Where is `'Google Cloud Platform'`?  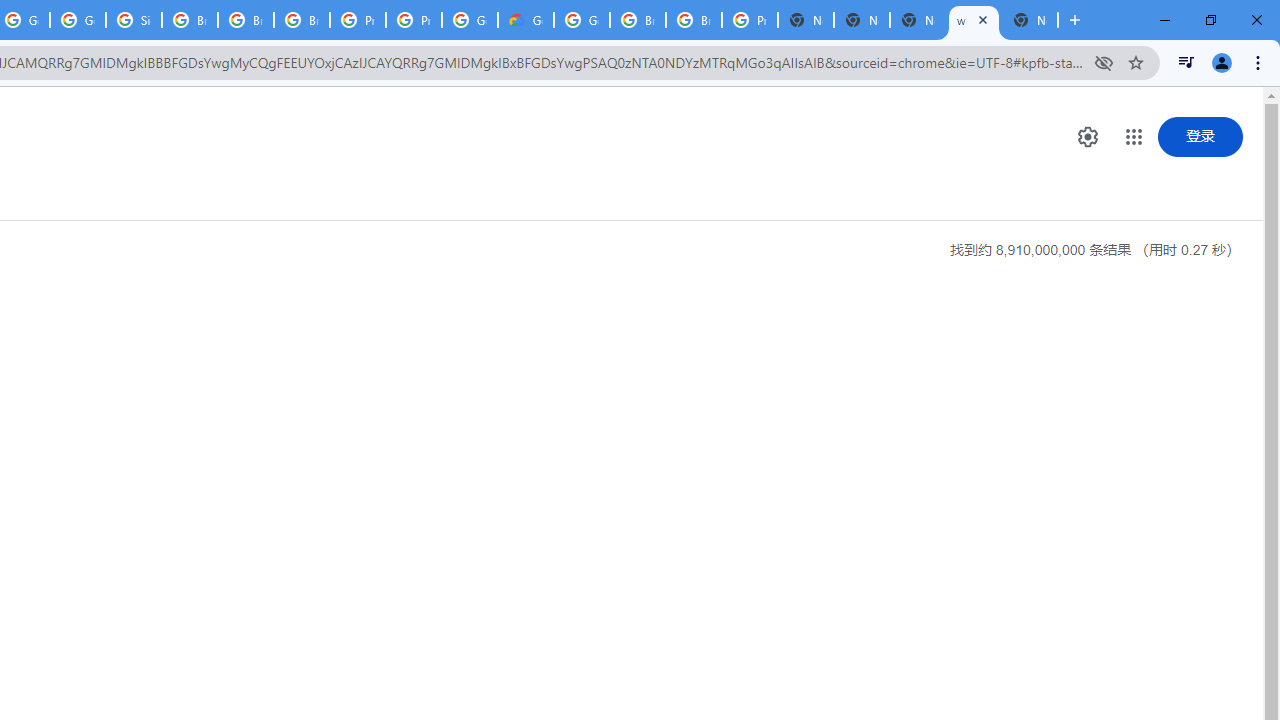 'Google Cloud Platform' is located at coordinates (581, 20).